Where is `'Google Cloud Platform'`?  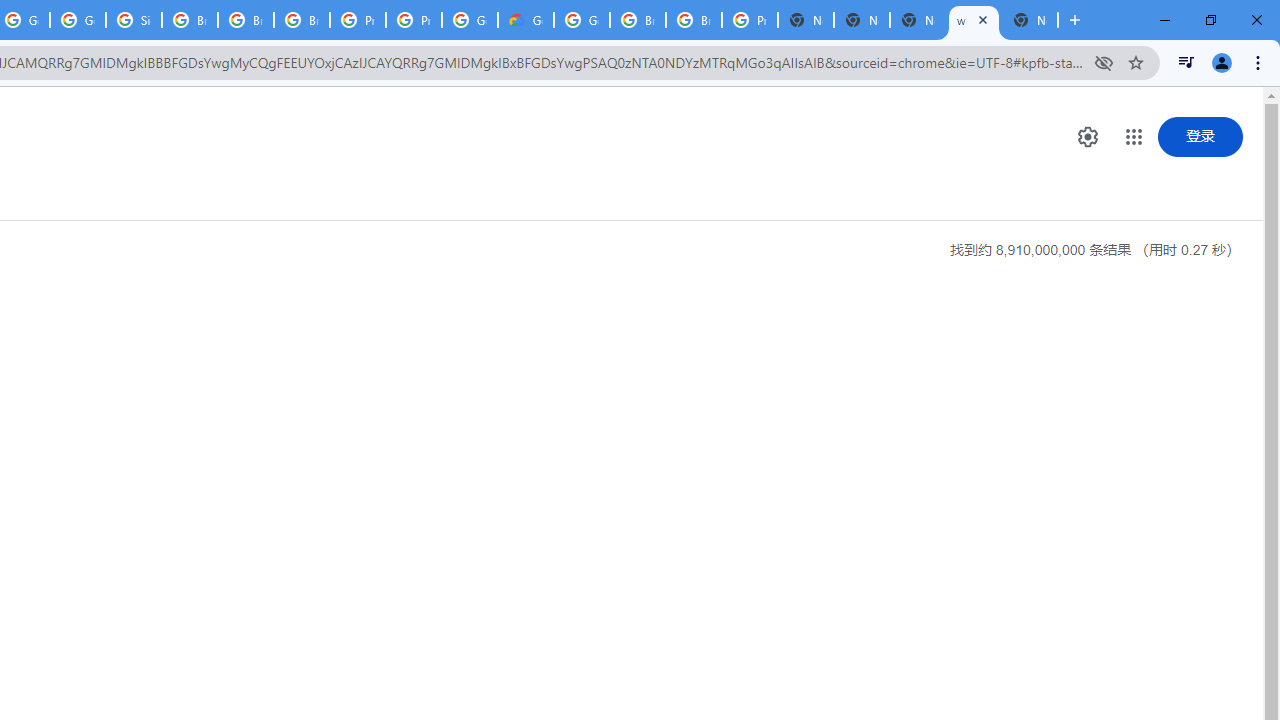 'Google Cloud Platform' is located at coordinates (581, 20).